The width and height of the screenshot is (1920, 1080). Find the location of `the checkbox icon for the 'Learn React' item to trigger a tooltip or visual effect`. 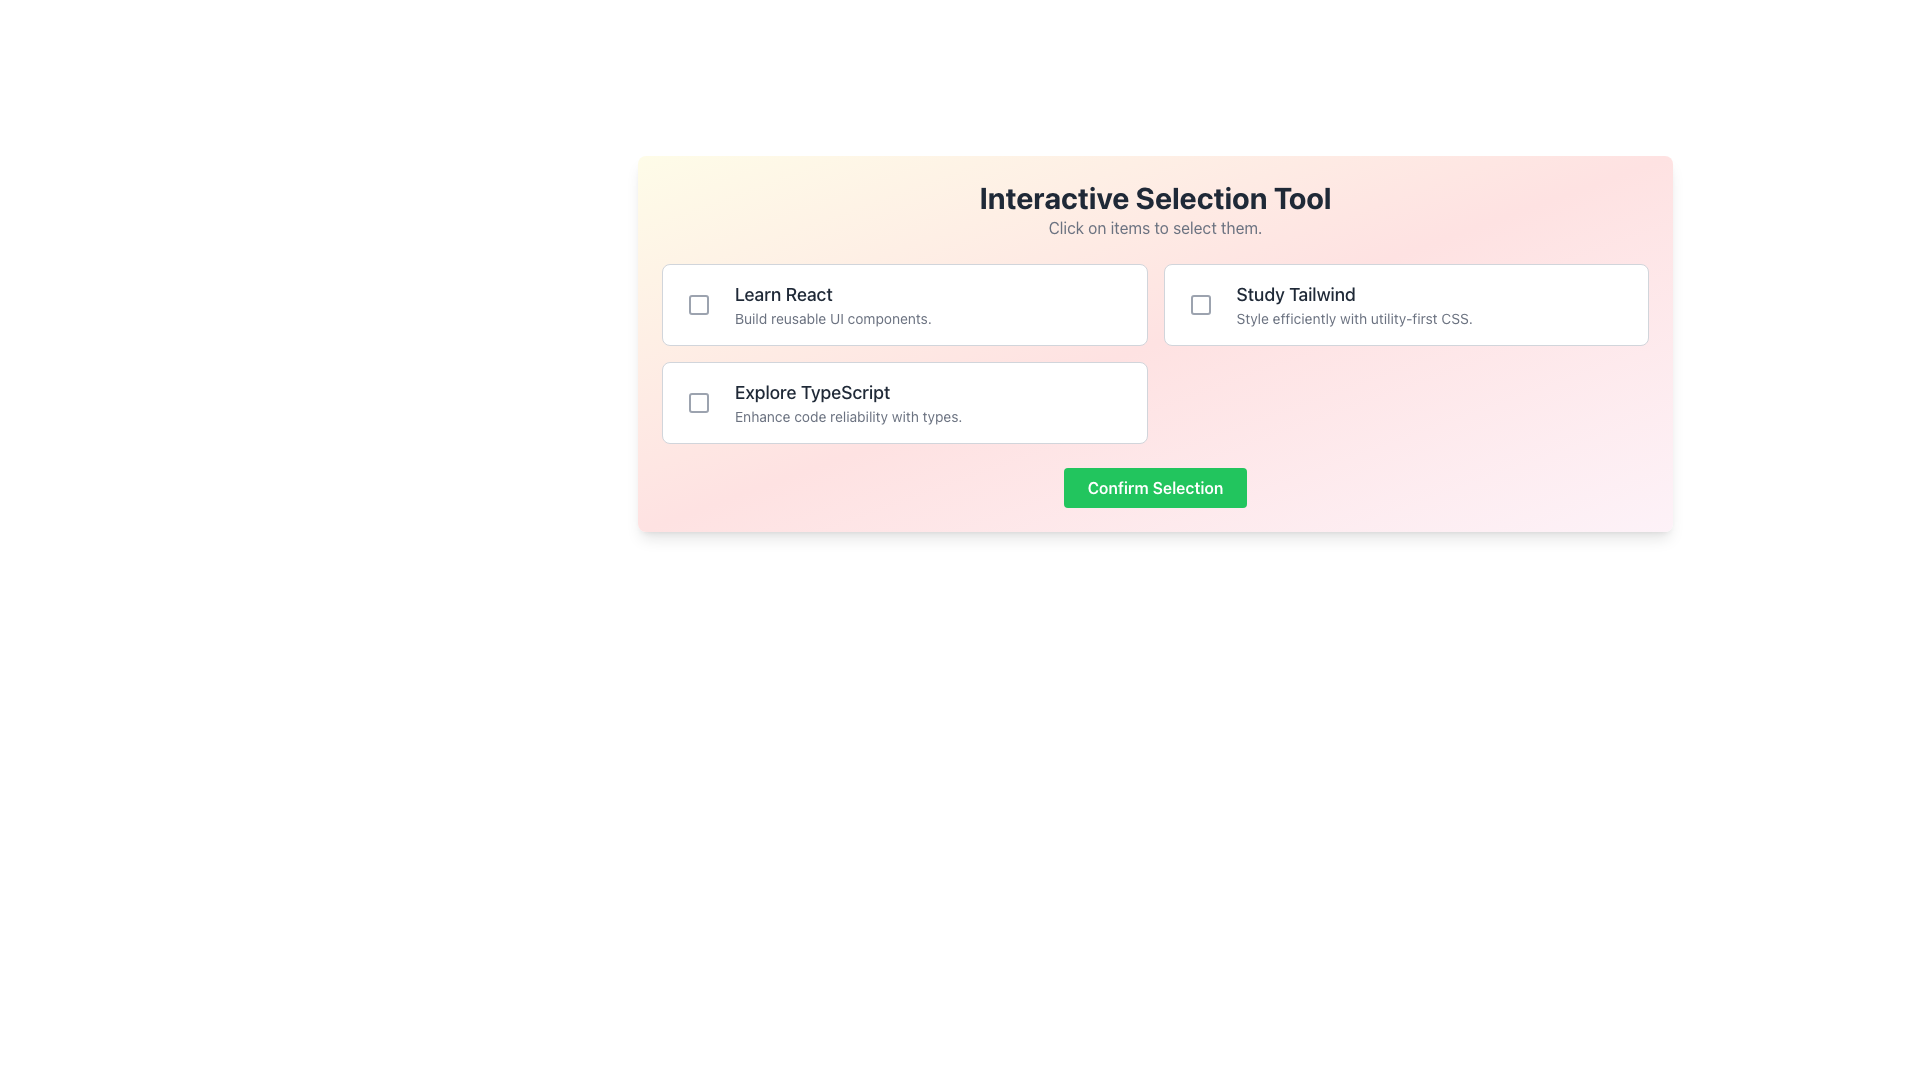

the checkbox icon for the 'Learn React' item to trigger a tooltip or visual effect is located at coordinates (699, 304).